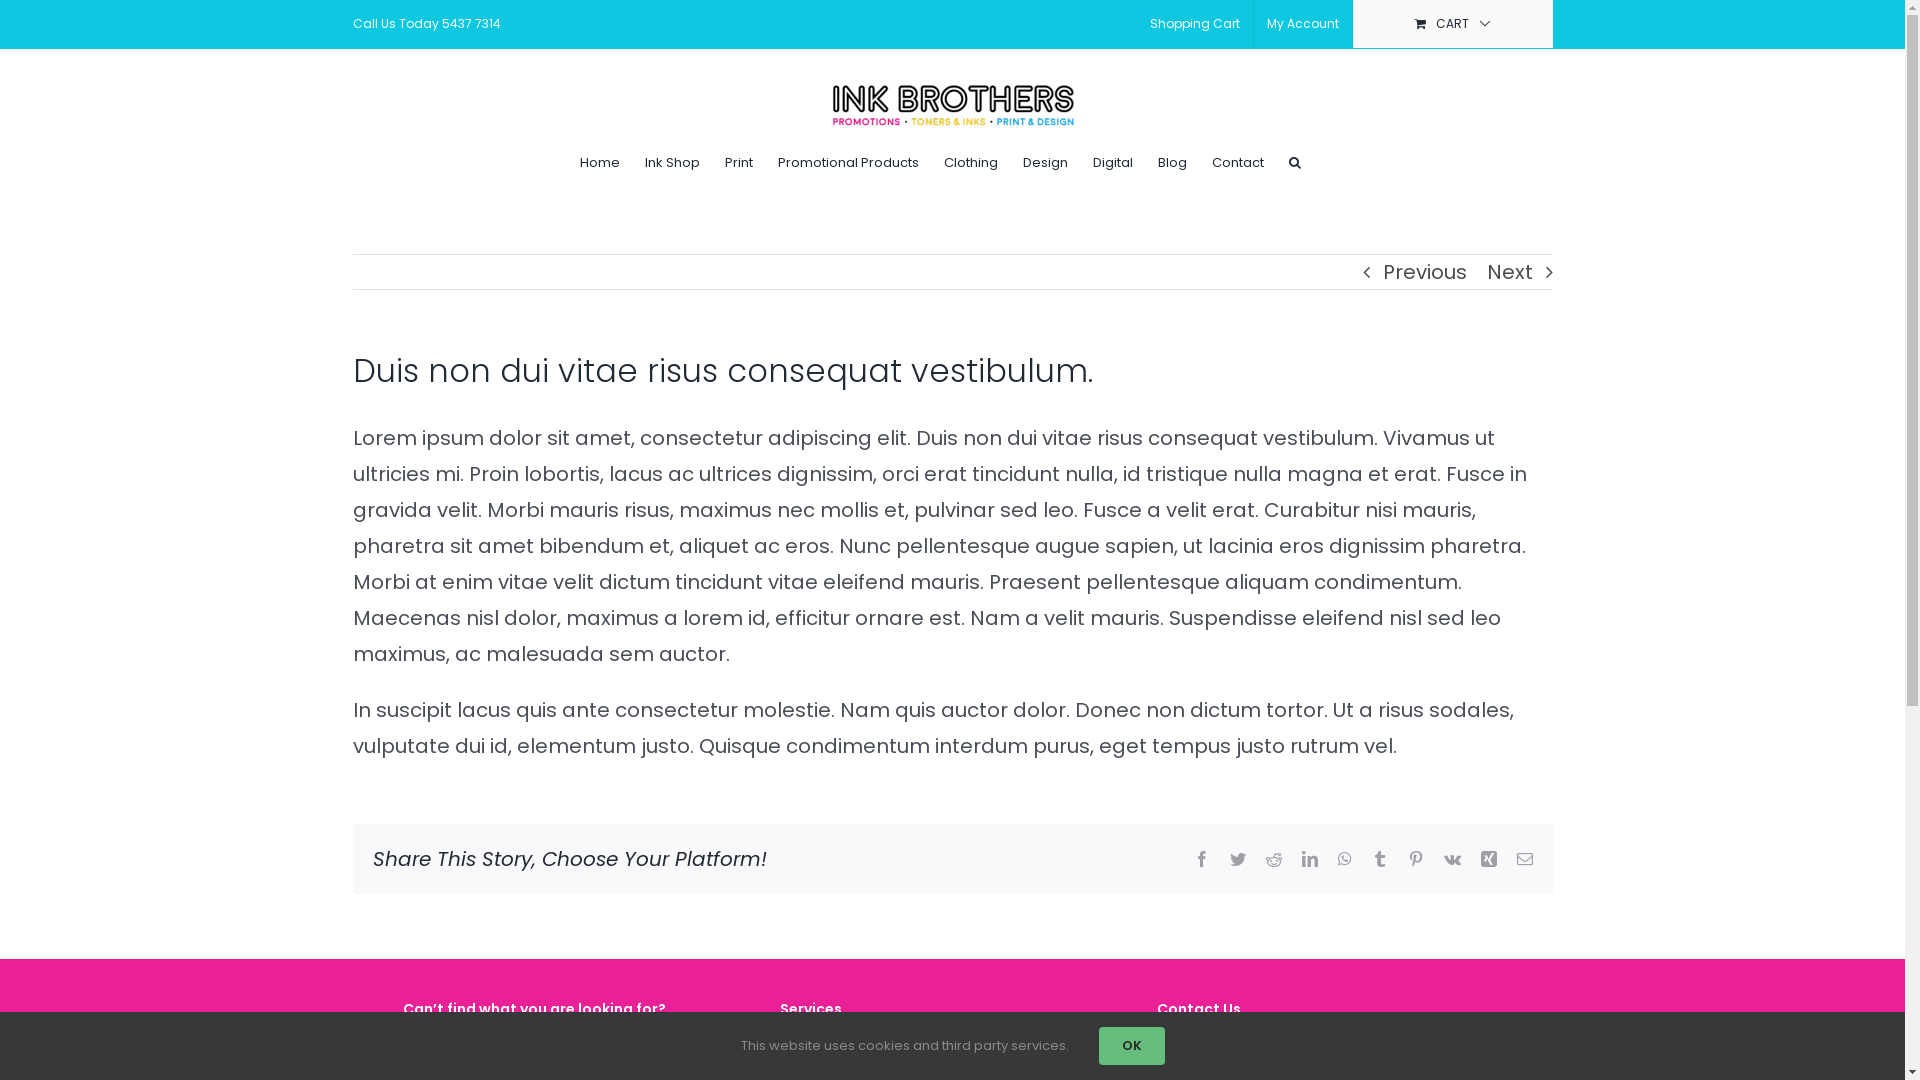 This screenshot has width=1920, height=1080. What do you see at coordinates (1522, 858) in the screenshot?
I see `'Email'` at bounding box center [1522, 858].